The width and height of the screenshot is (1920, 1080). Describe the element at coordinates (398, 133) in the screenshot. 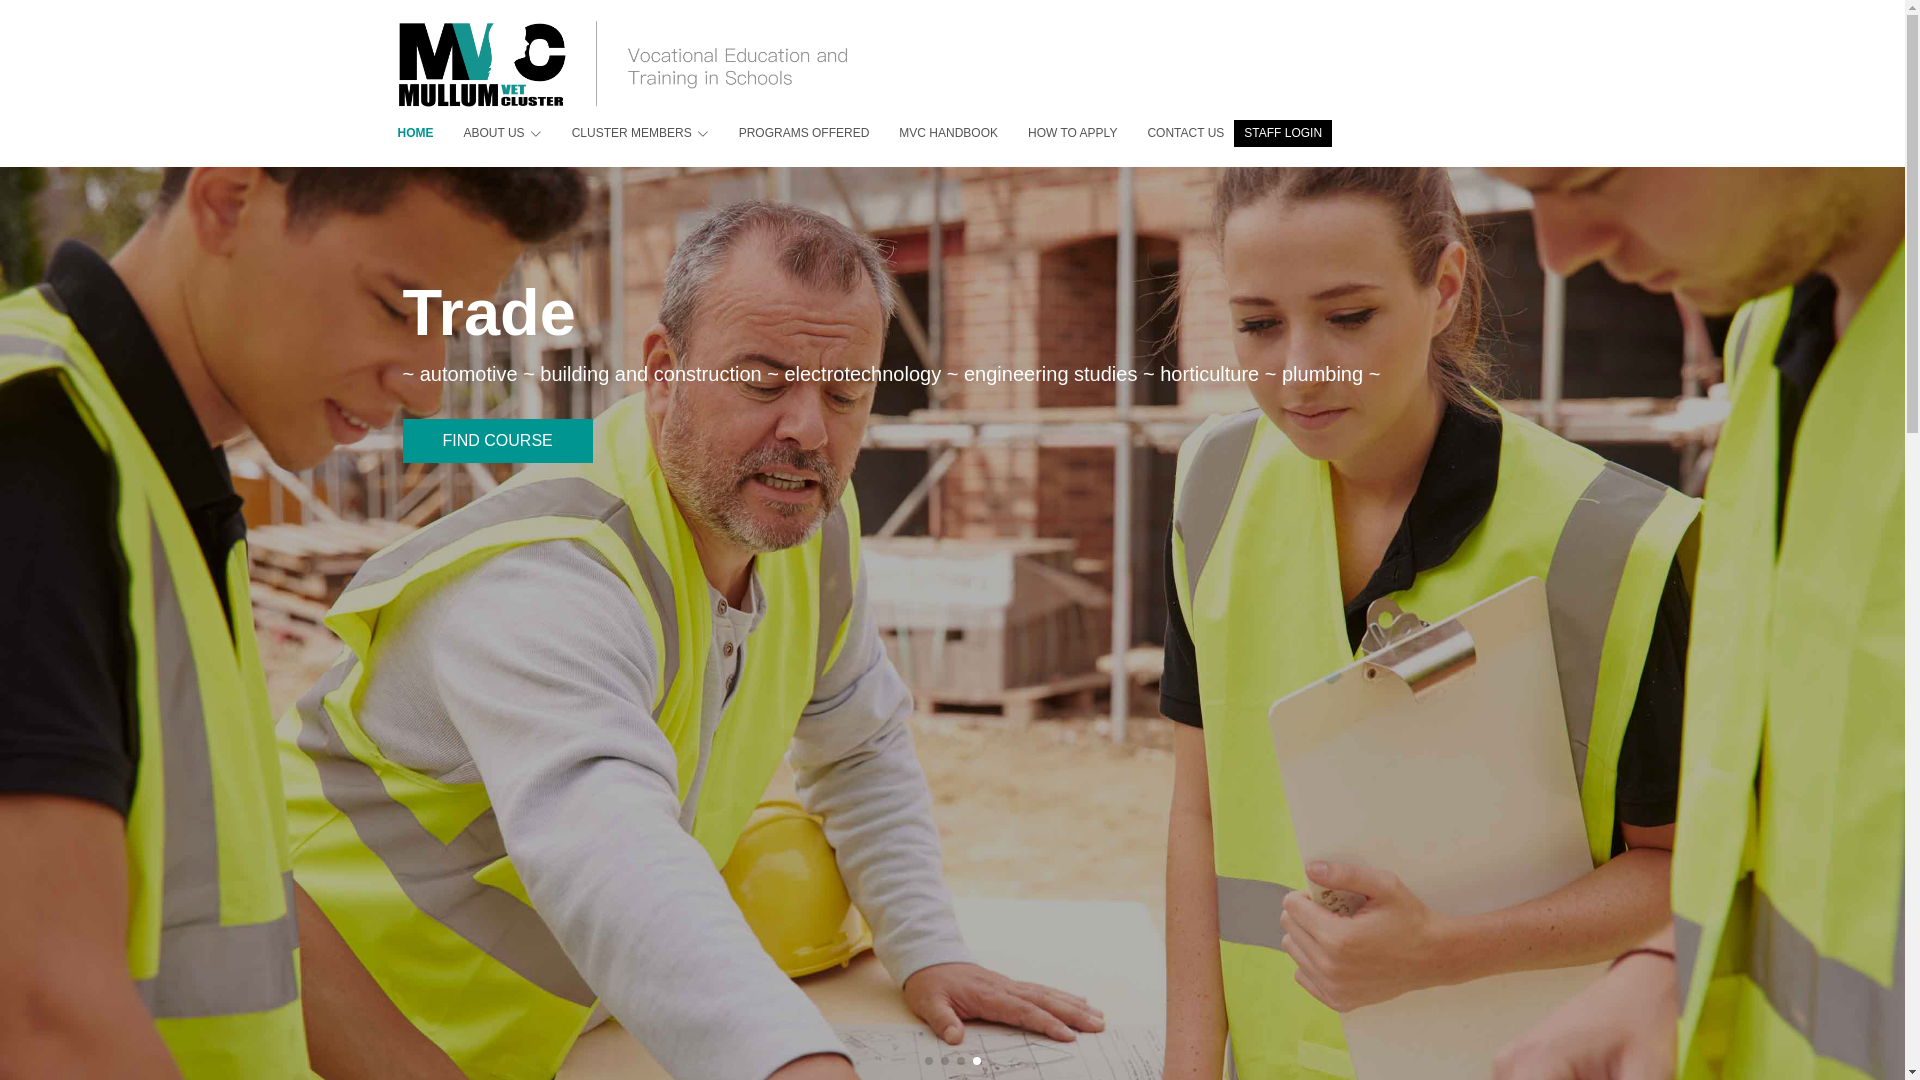

I see `'HOME'` at that location.